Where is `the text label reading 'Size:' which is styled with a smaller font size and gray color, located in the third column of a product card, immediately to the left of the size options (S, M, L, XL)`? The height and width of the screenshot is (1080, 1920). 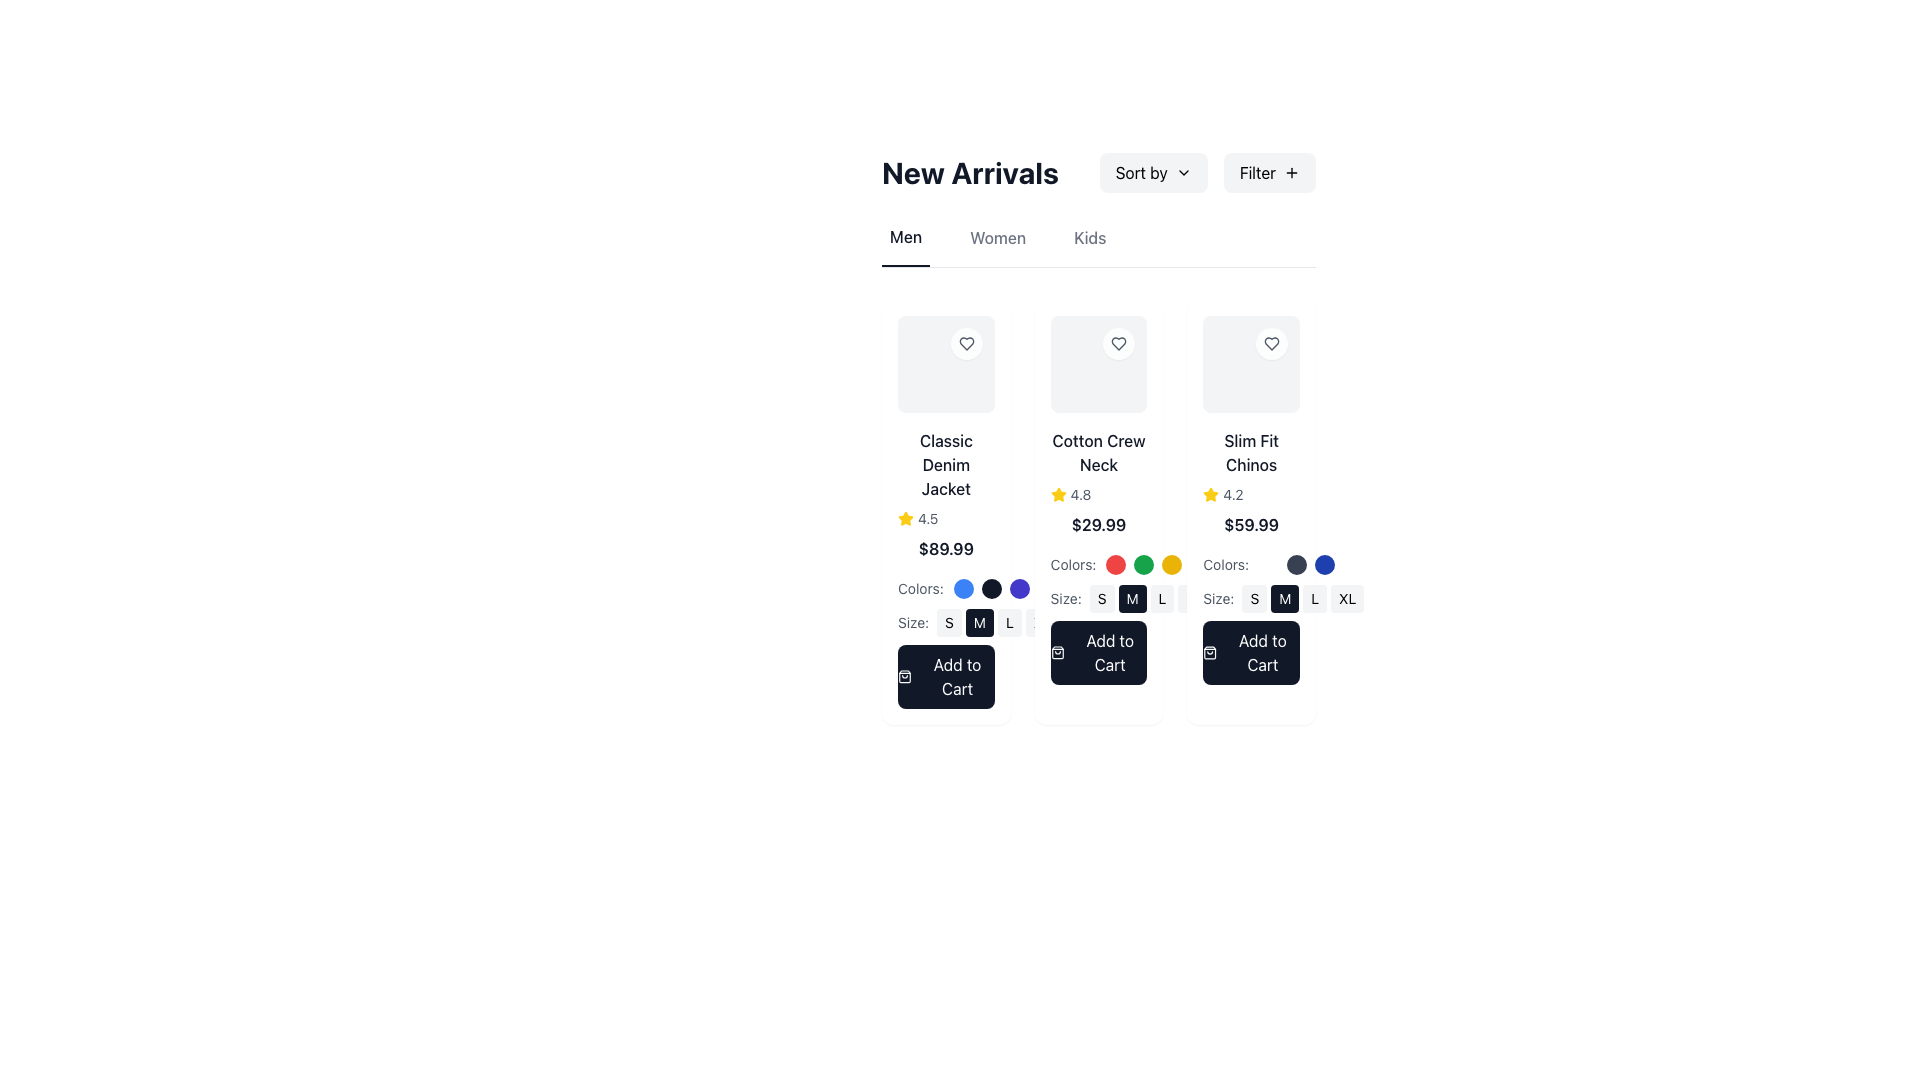 the text label reading 'Size:' which is styled with a smaller font size and gray color, located in the third column of a product card, immediately to the left of the size options (S, M, L, XL) is located at coordinates (1217, 597).